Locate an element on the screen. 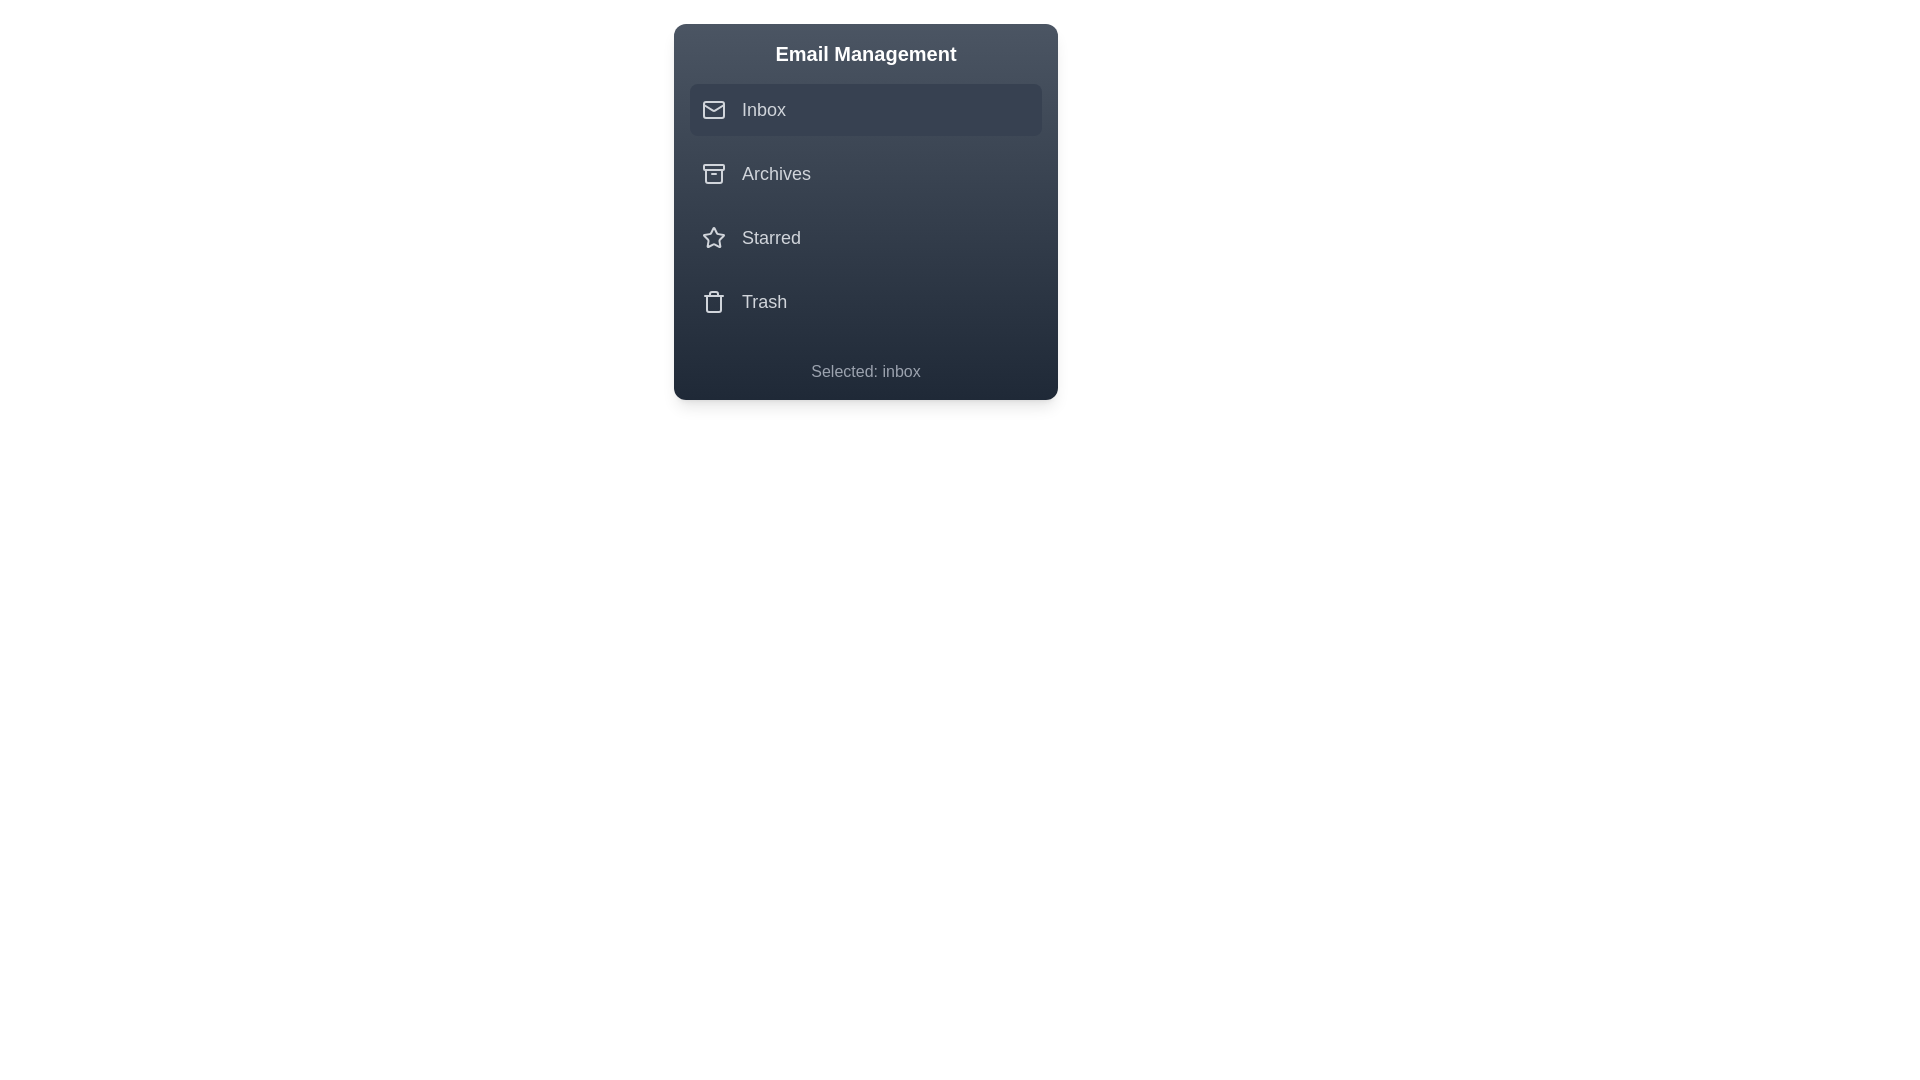 The height and width of the screenshot is (1080, 1920). the category Inbox by clicking its button is located at coordinates (865, 110).